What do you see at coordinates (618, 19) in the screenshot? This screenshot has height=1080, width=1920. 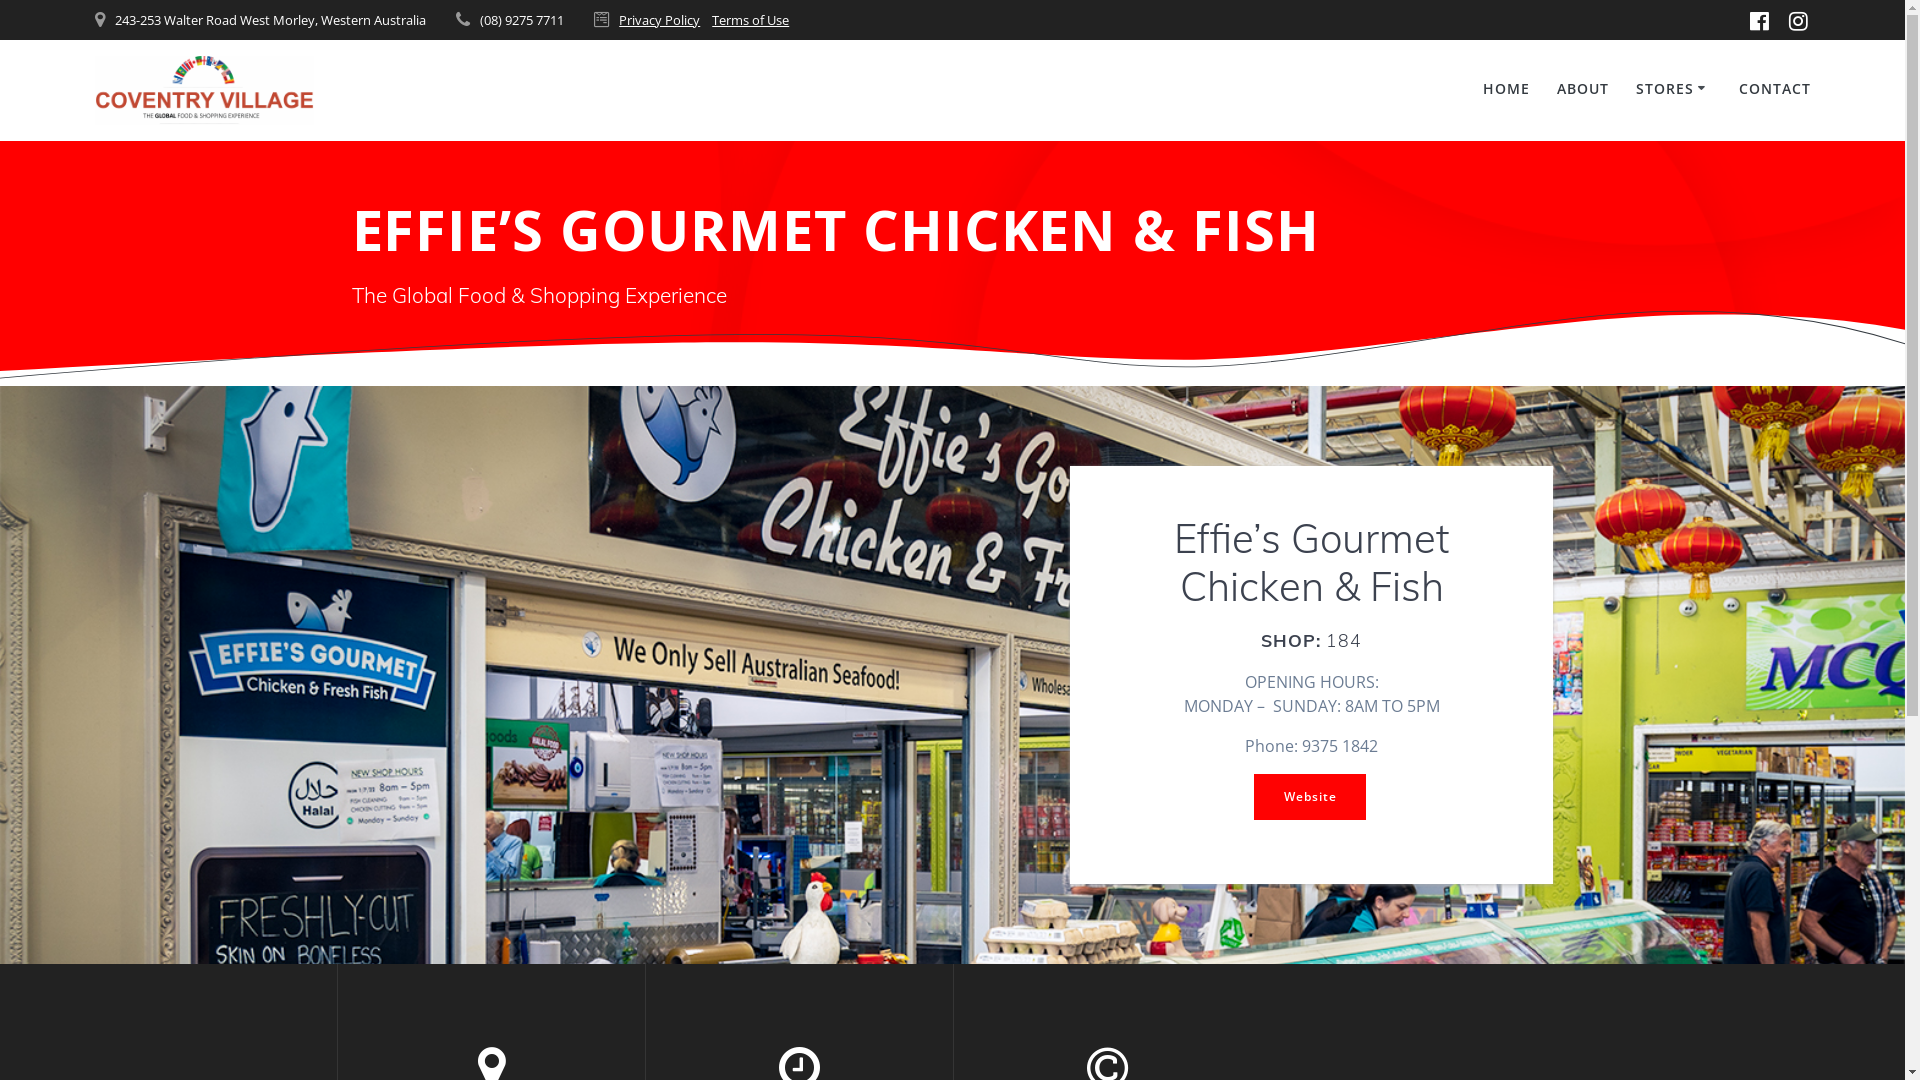 I see `'Privacy Policy'` at bounding box center [618, 19].